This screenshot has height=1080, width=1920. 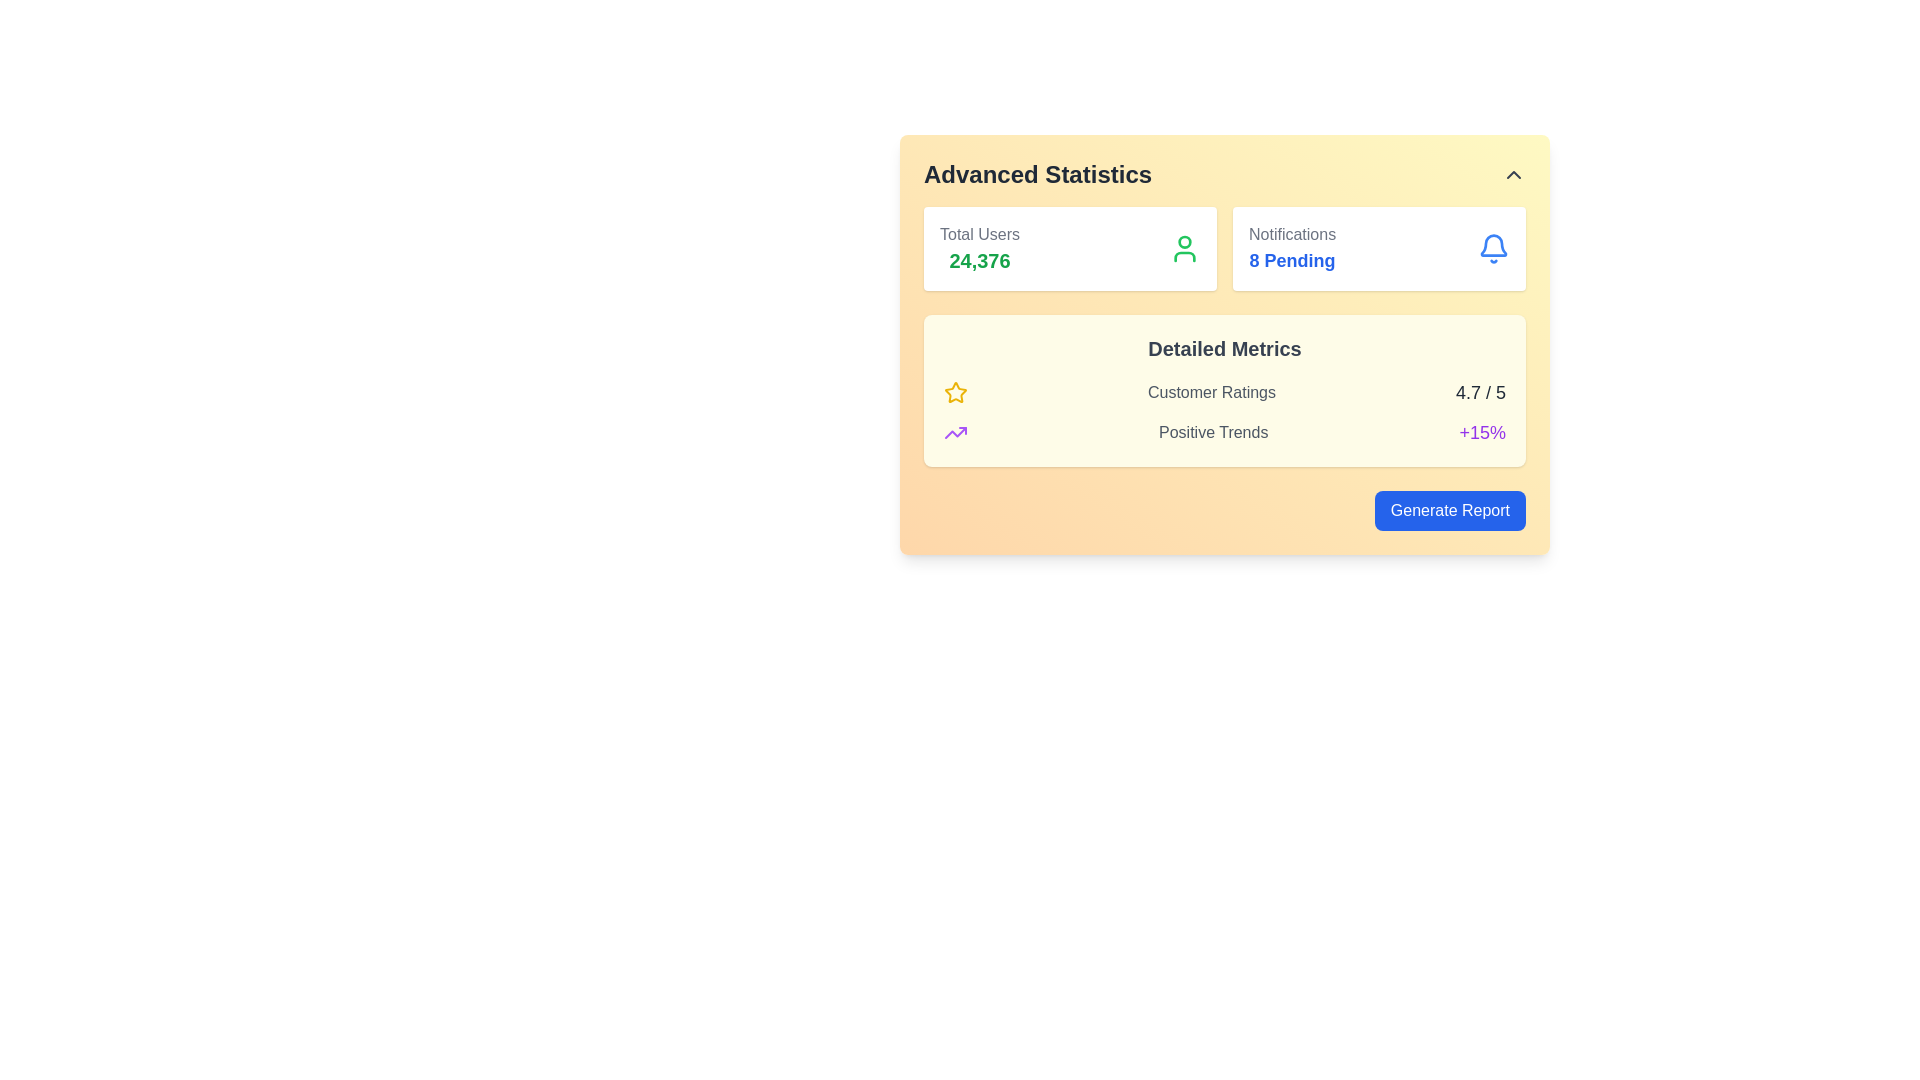 What do you see at coordinates (1223, 347) in the screenshot?
I see `the Text Header element that serves as a heading for the 'Detailed Metrics' section, indicating customer ratings and trends` at bounding box center [1223, 347].